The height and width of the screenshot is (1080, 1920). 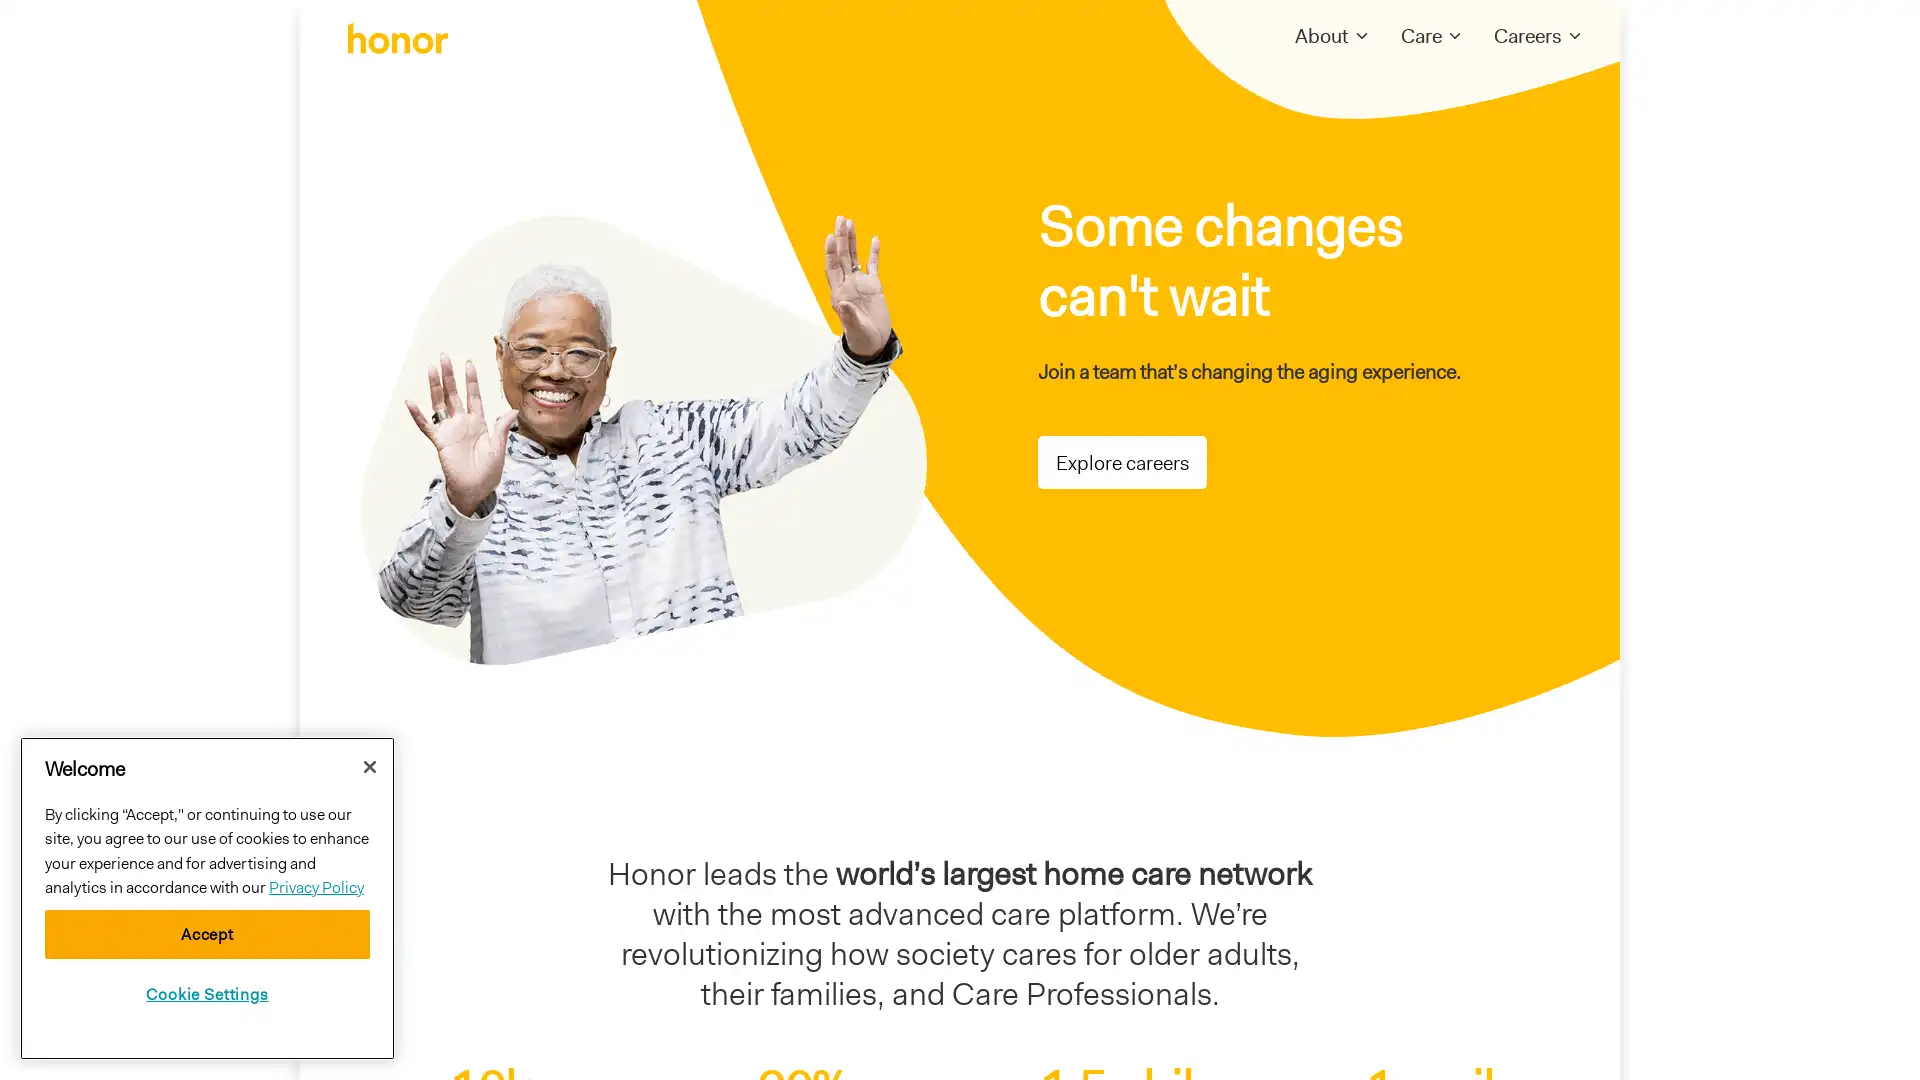 I want to click on Careers, so click(x=1526, y=35).